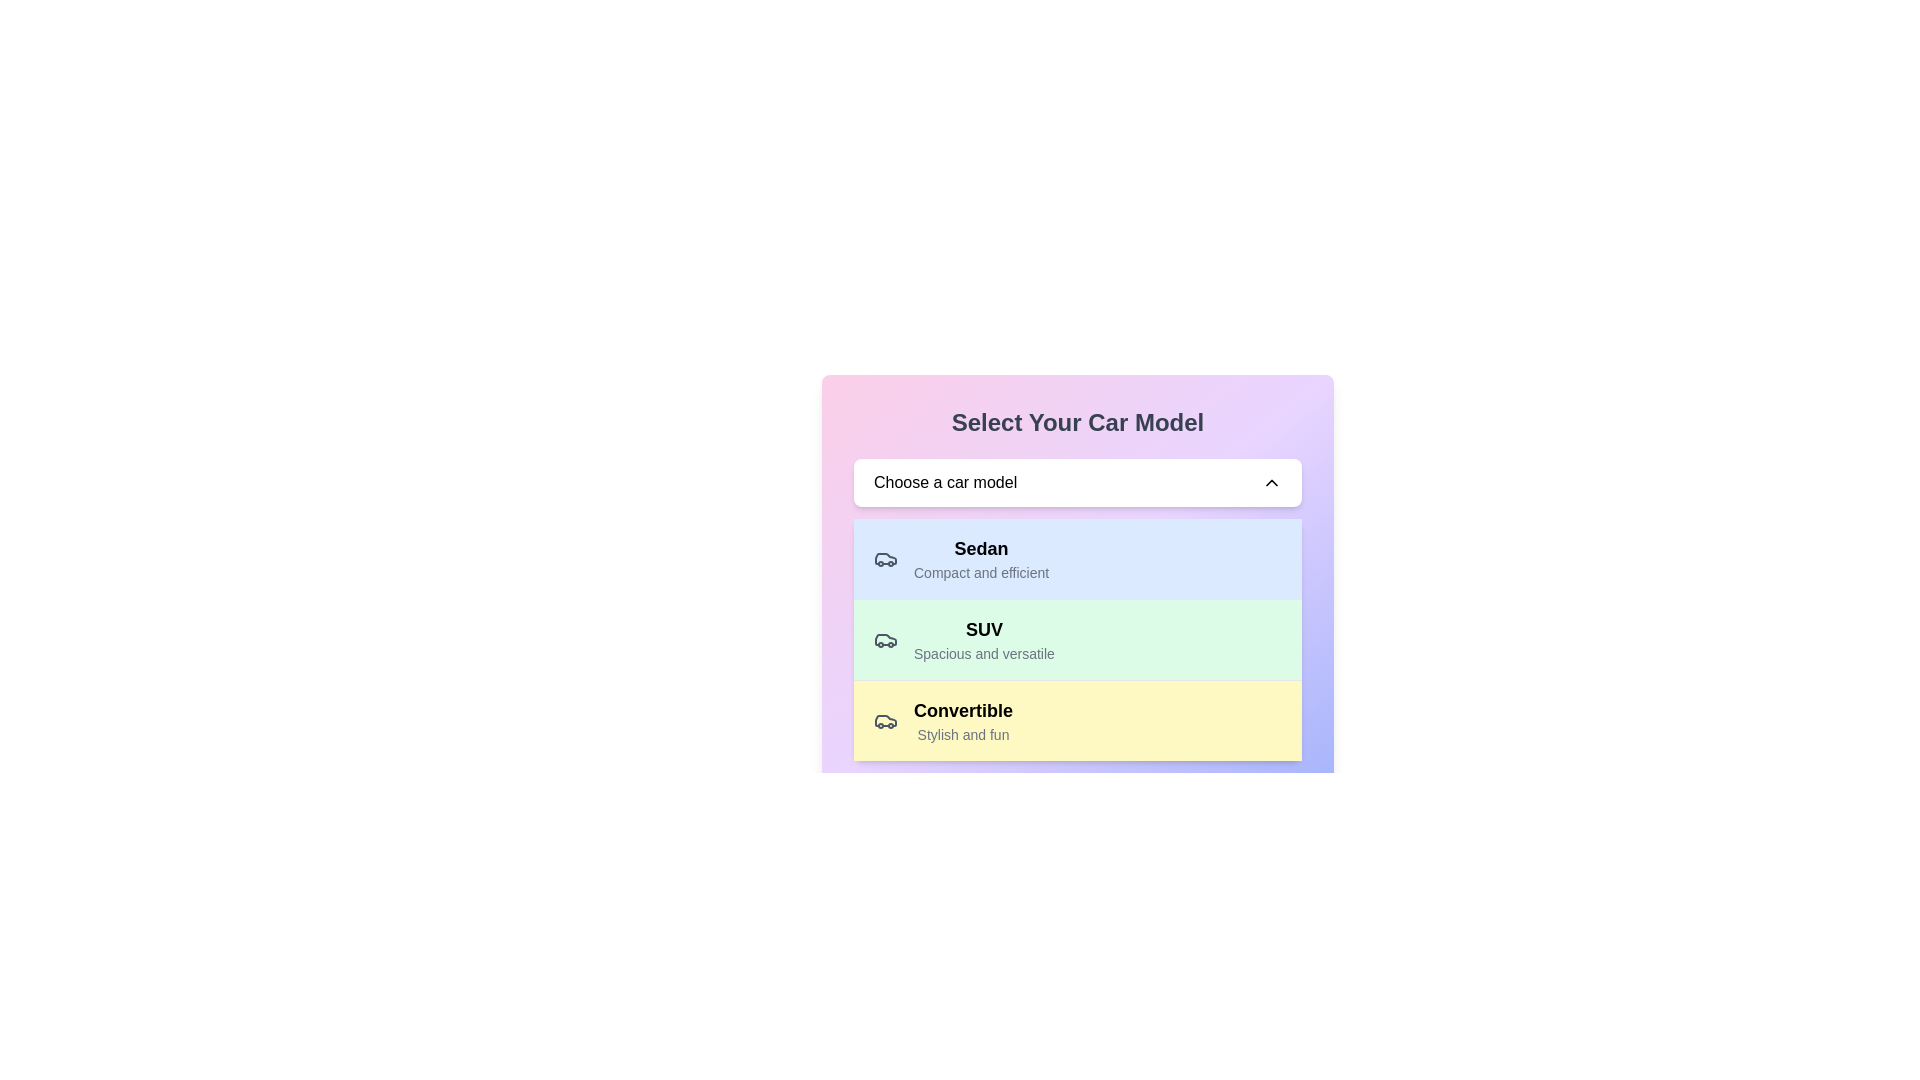 Image resolution: width=1920 pixels, height=1080 pixels. I want to click on the center of the text element labeled 'Convertible' with the subtitle 'Stylish and fun', located at the bottom of the list of car models, so click(942, 721).